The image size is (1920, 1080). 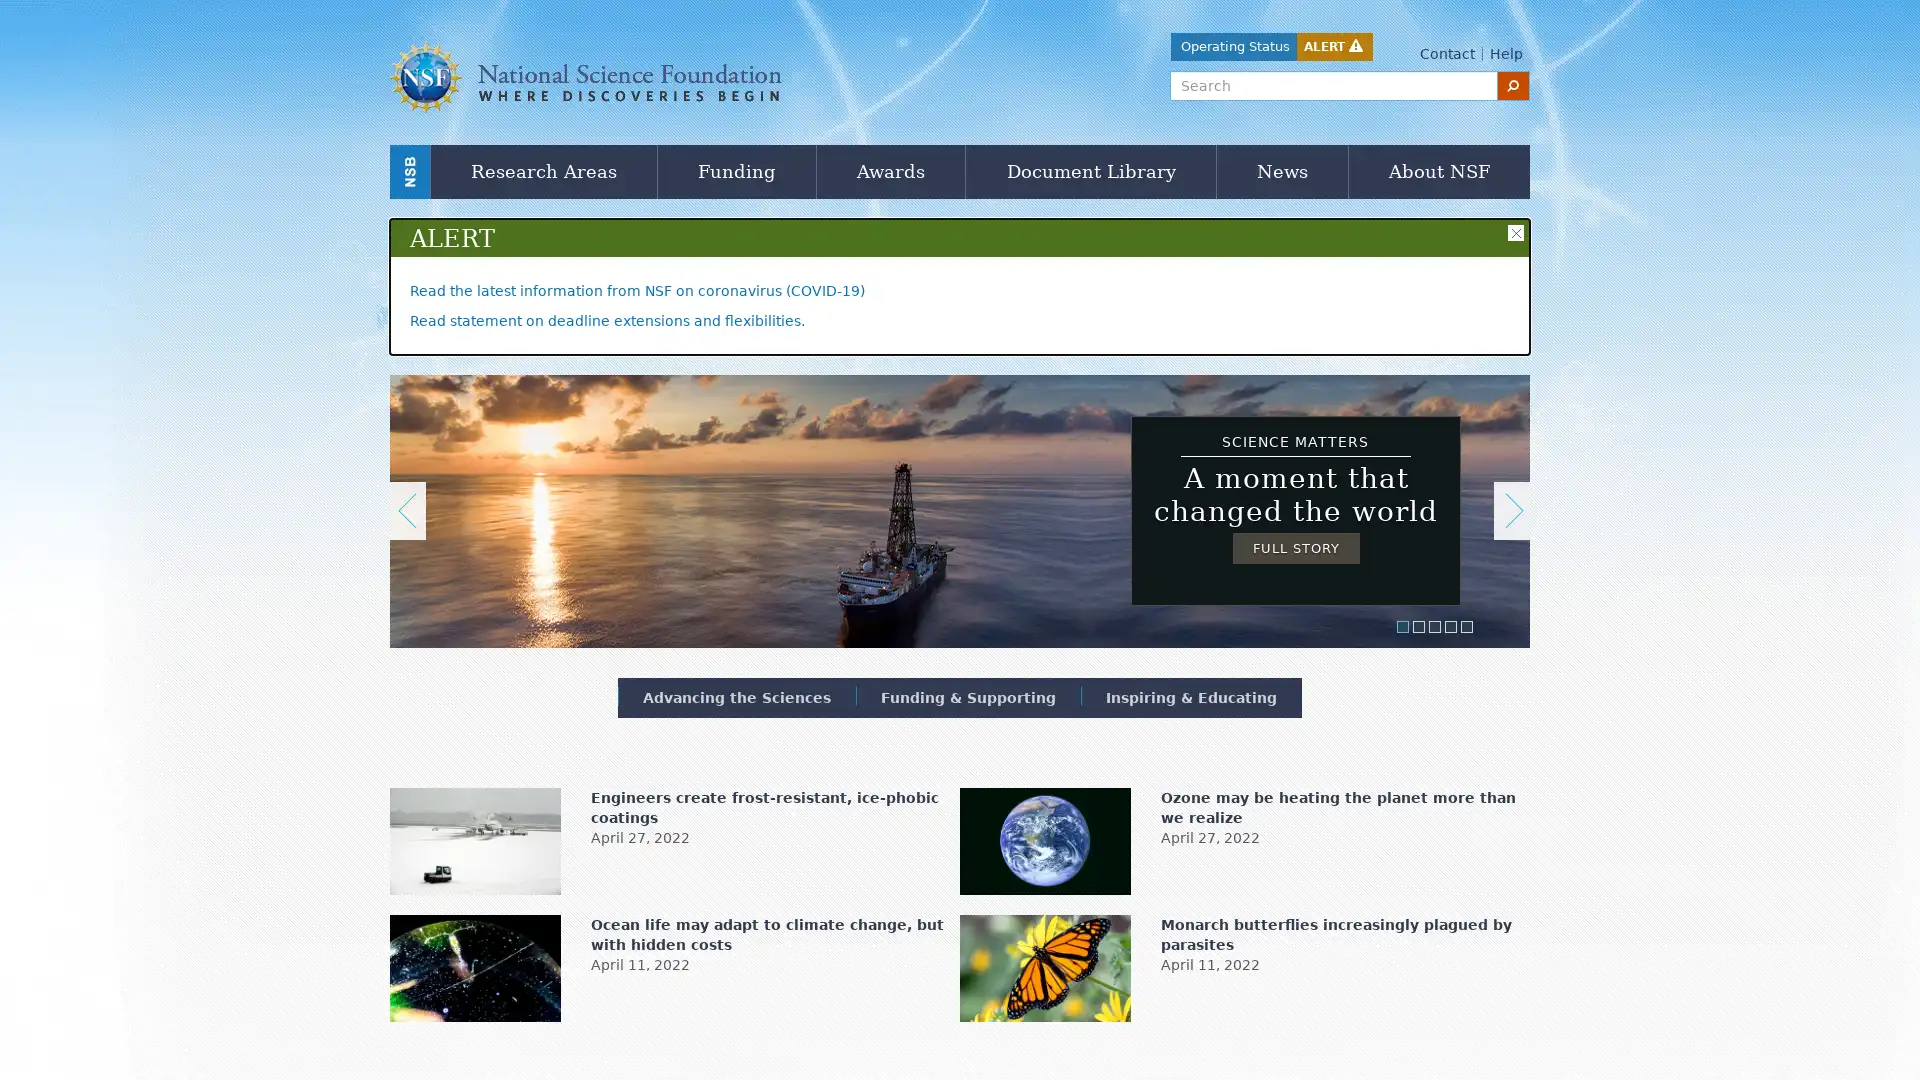 I want to click on Pause Carousel, so click(x=398, y=377).